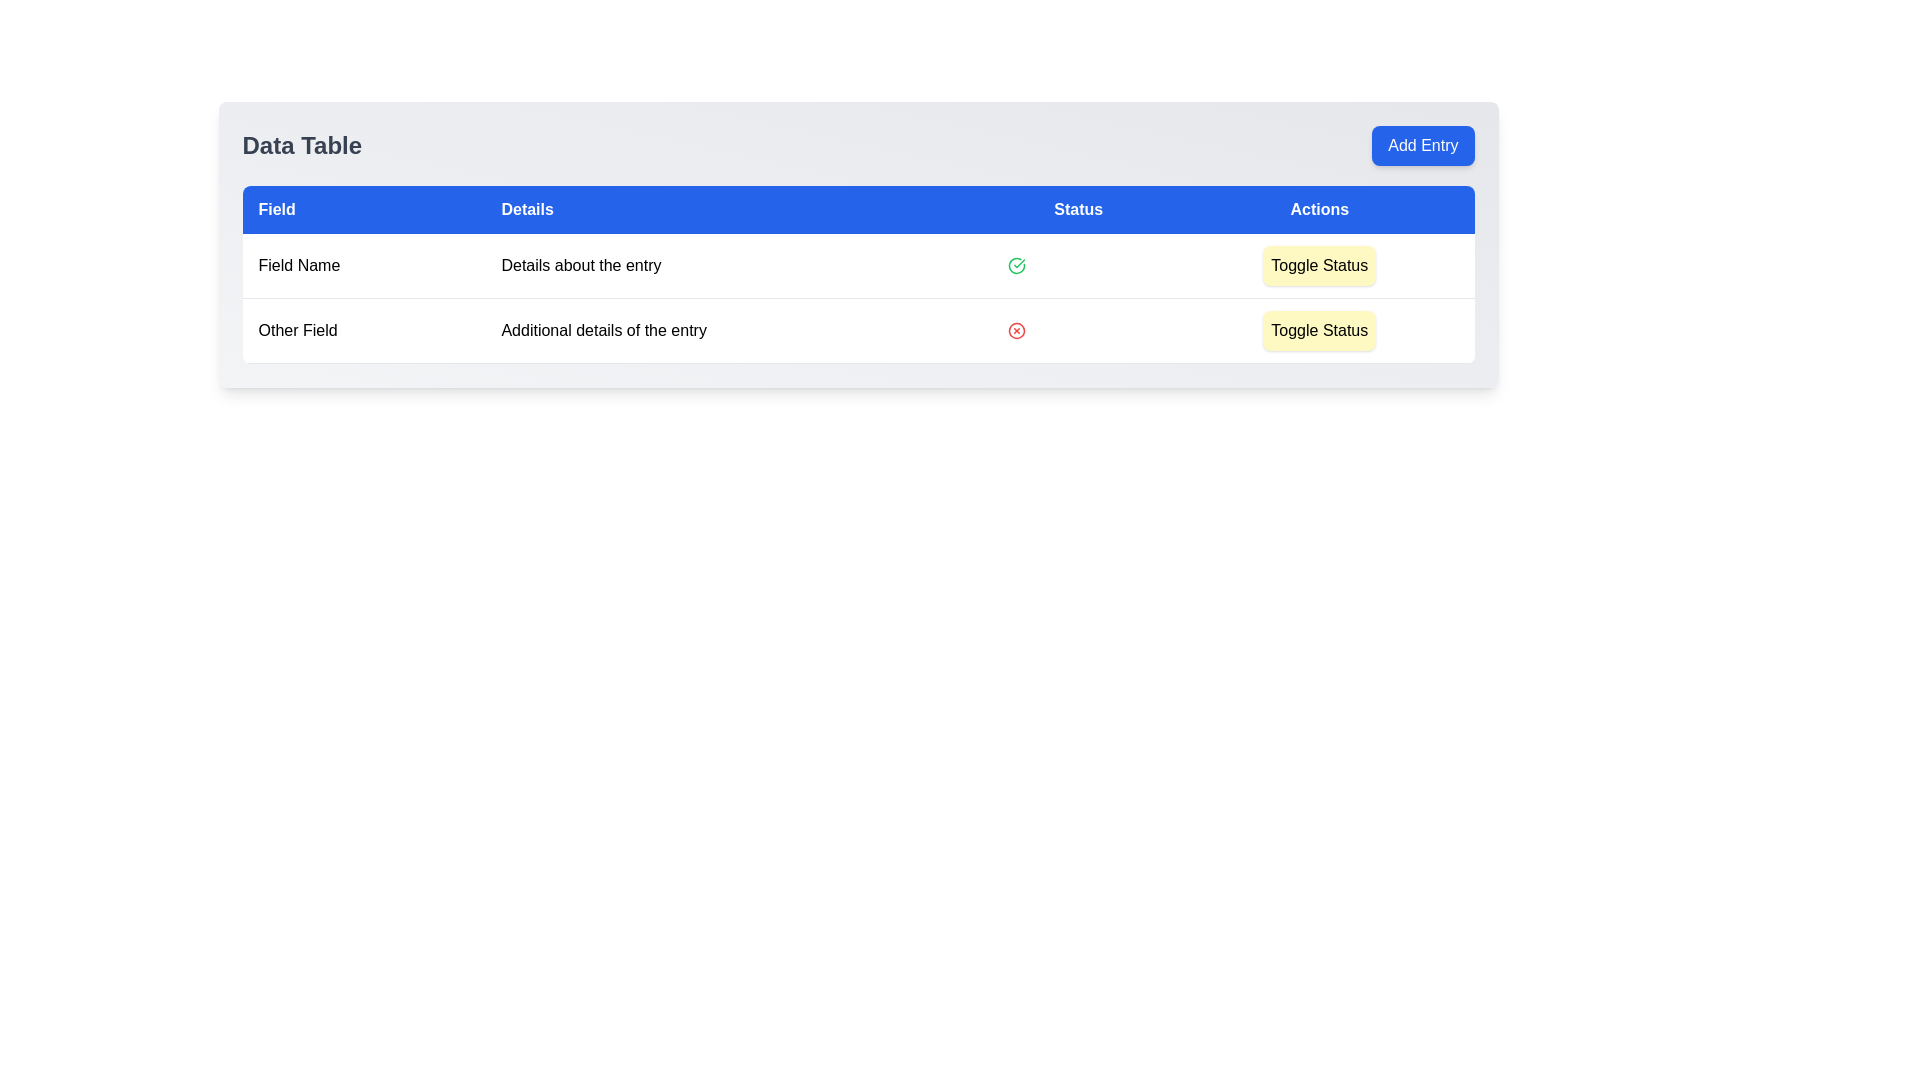  I want to click on the status of the green circular status icon located in the 'Status' column, adjacent to the text 'Details about the entry'. This icon is the first in a group of two status icons and is positioned before the 'Toggle Status' button, so click(1017, 265).